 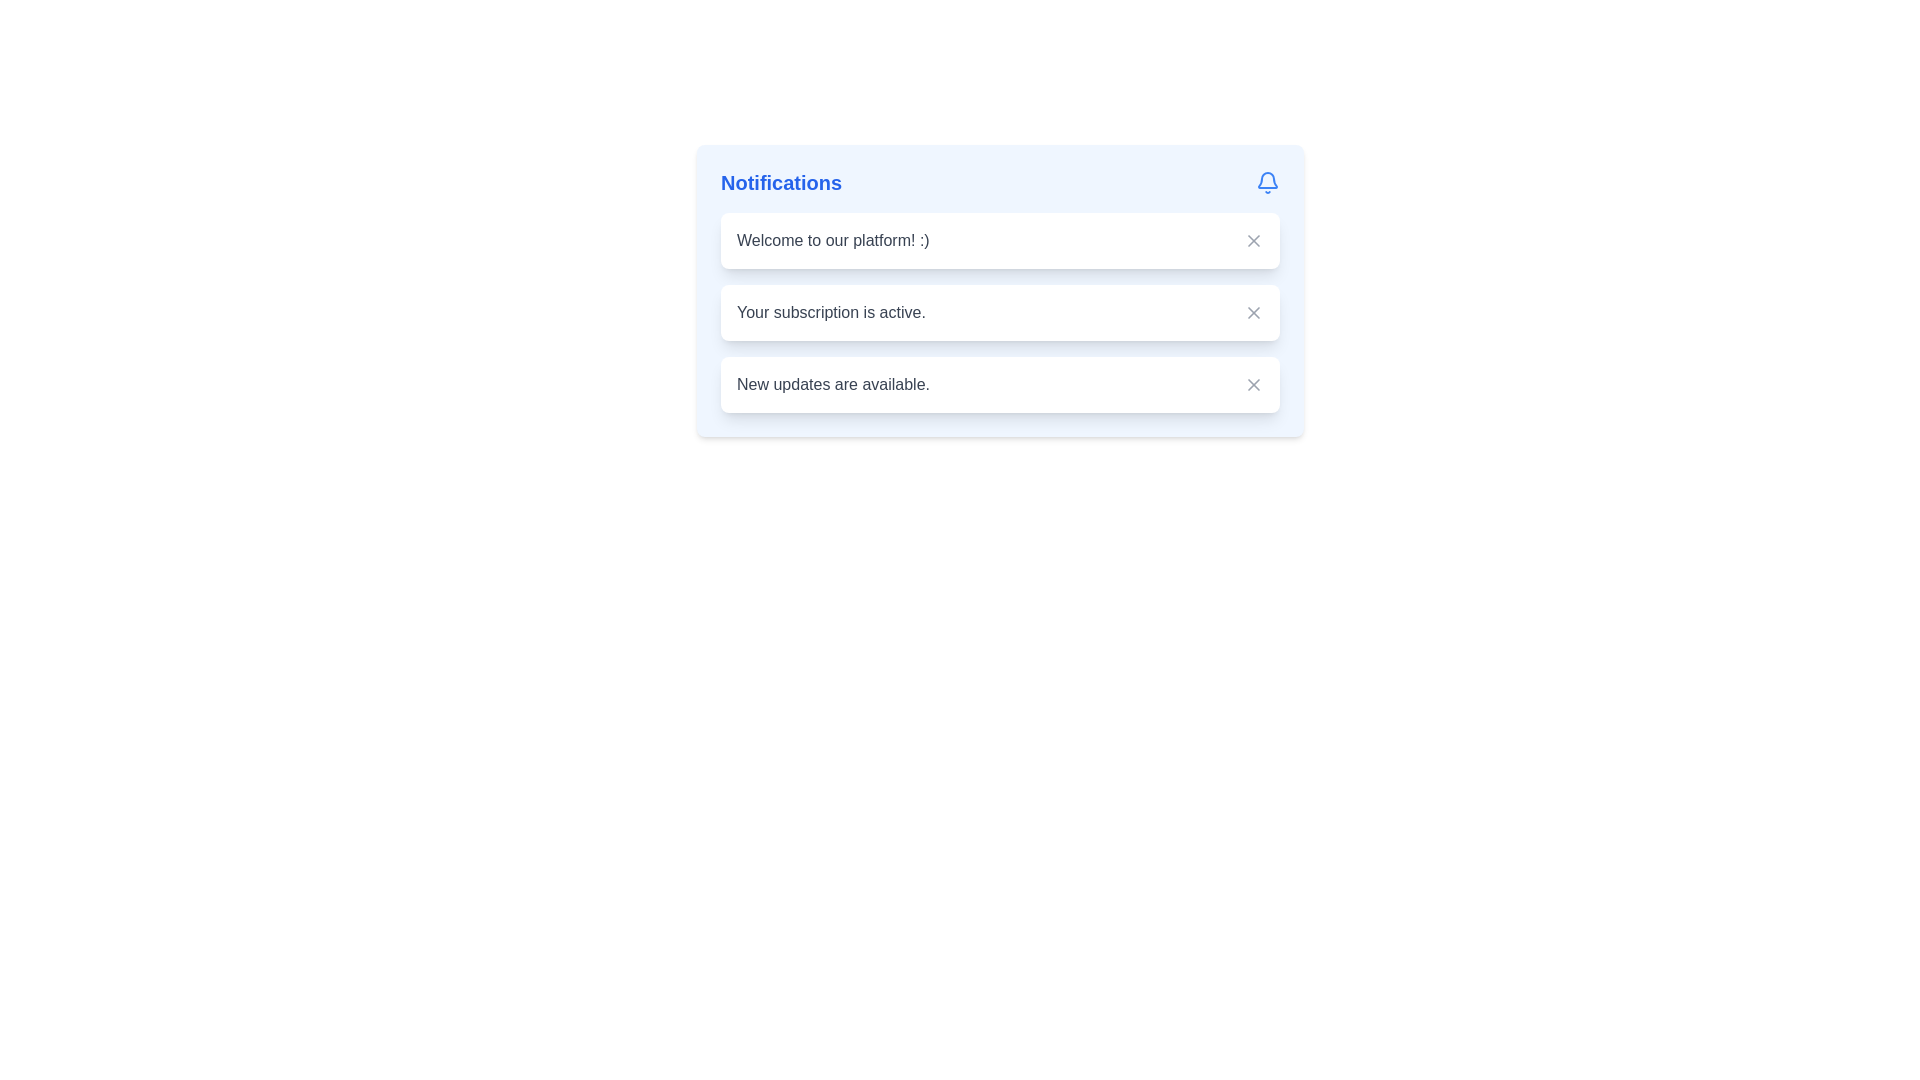 What do you see at coordinates (1252, 385) in the screenshot?
I see `the small cross-shaped icon located to the far right of the text 'New updates are available.'` at bounding box center [1252, 385].